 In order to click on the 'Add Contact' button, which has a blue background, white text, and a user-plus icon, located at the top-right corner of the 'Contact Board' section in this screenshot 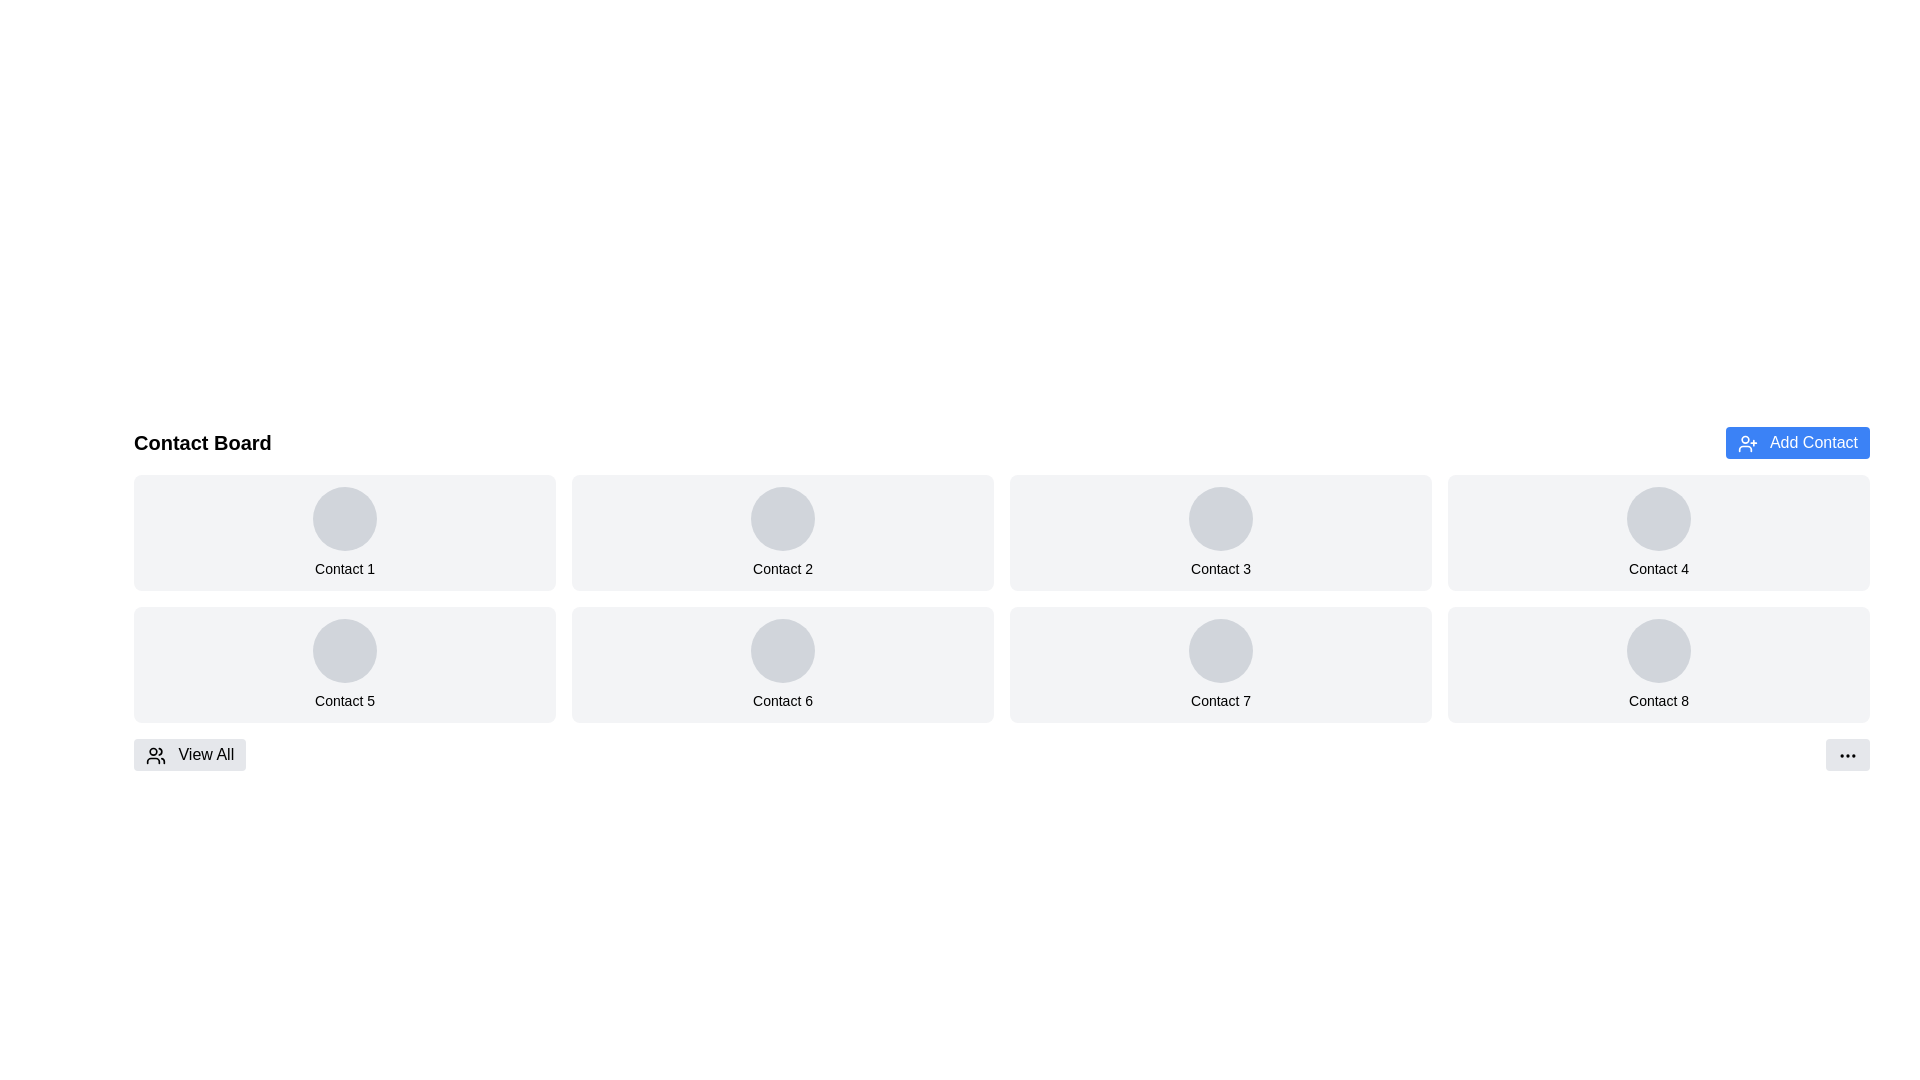, I will do `click(1798, 442)`.